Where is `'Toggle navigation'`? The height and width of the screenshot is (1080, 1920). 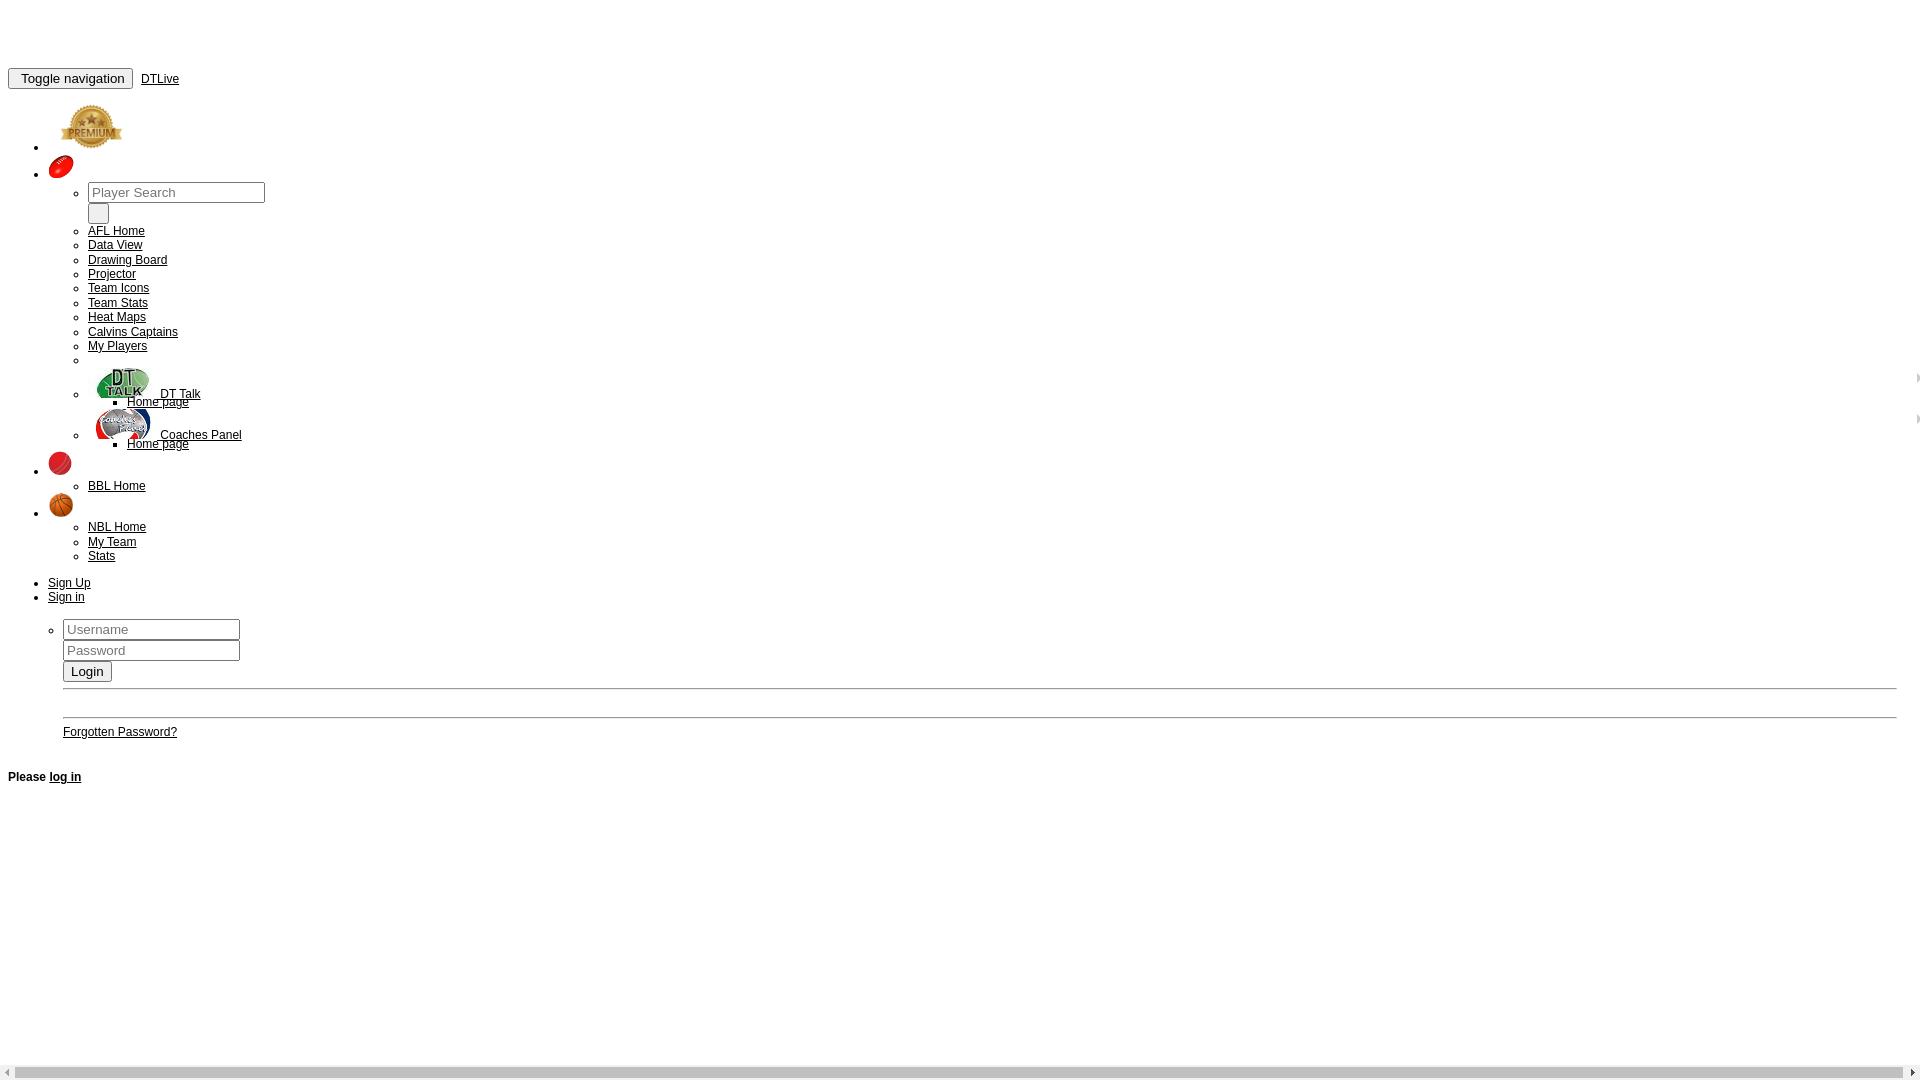 'Toggle navigation' is located at coordinates (70, 77).